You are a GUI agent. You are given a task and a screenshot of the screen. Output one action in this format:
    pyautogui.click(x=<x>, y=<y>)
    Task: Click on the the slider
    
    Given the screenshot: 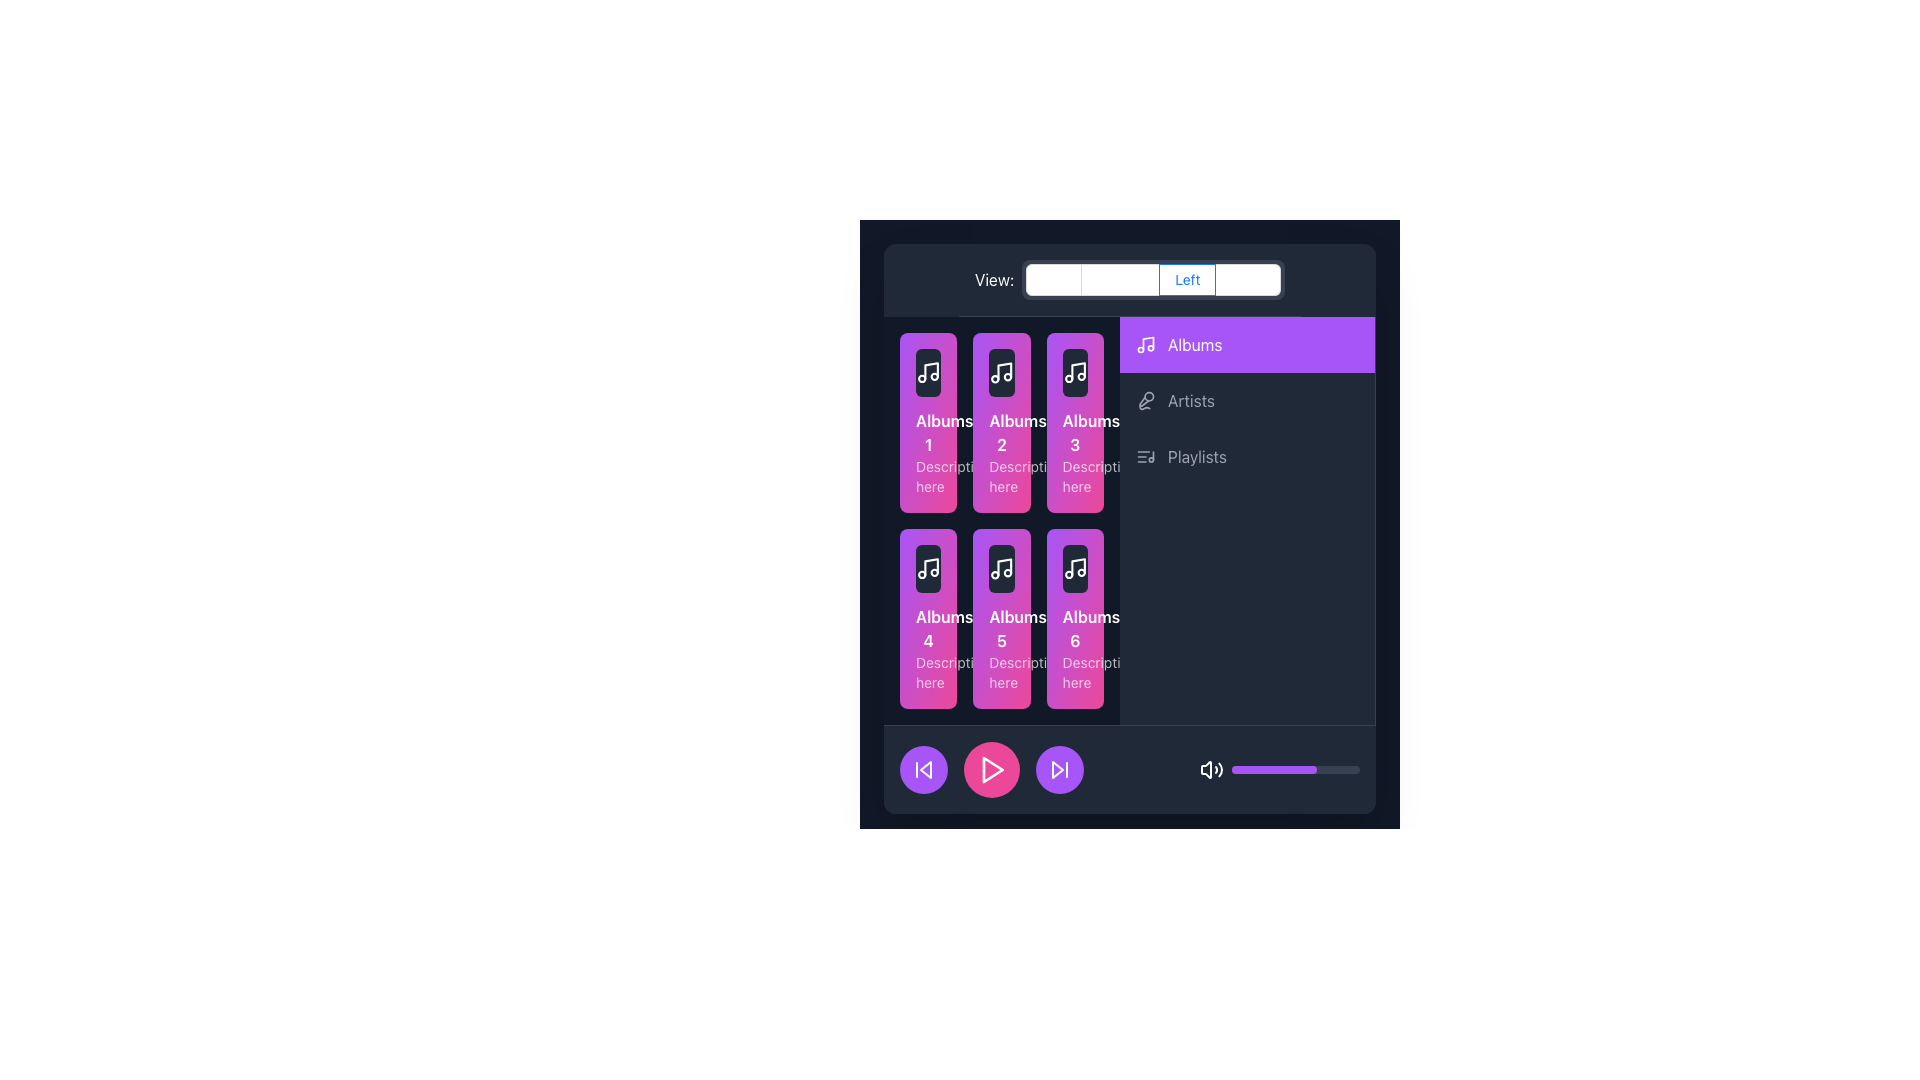 What is the action you would take?
    pyautogui.click(x=1329, y=769)
    